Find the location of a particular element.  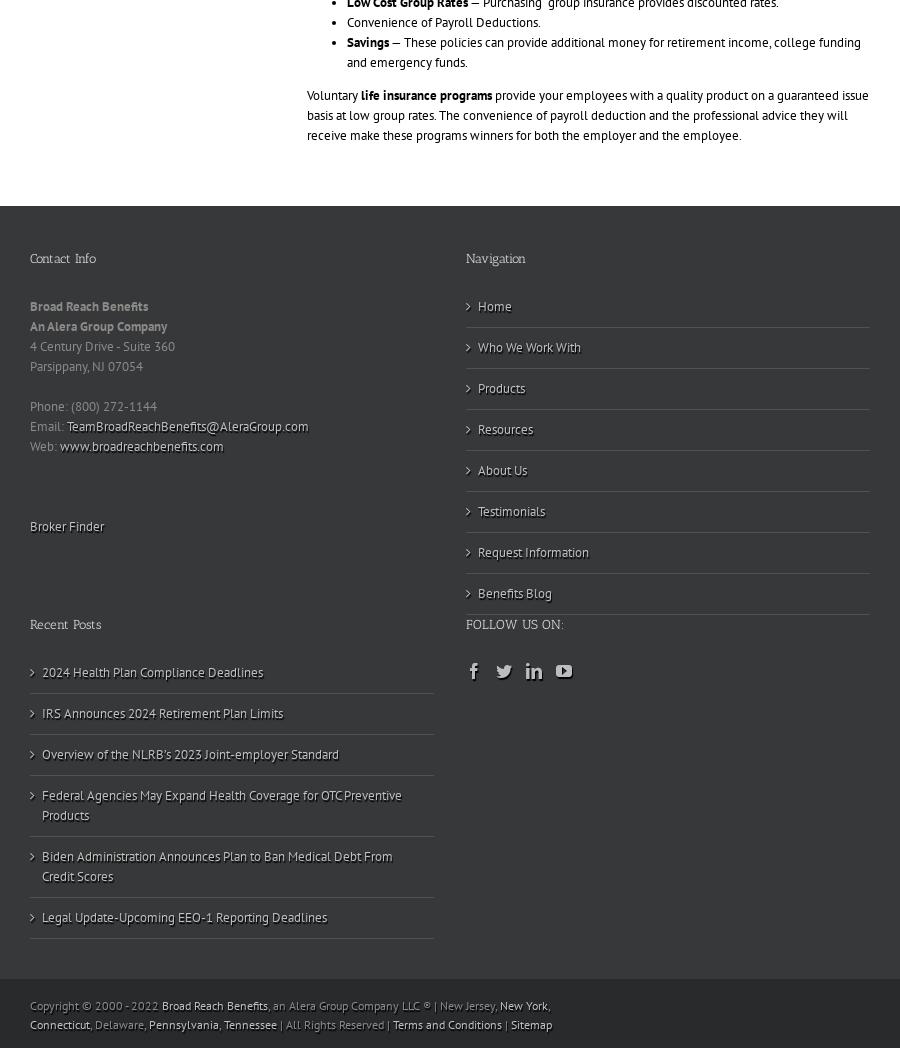

'Phone:' is located at coordinates (28, 406).